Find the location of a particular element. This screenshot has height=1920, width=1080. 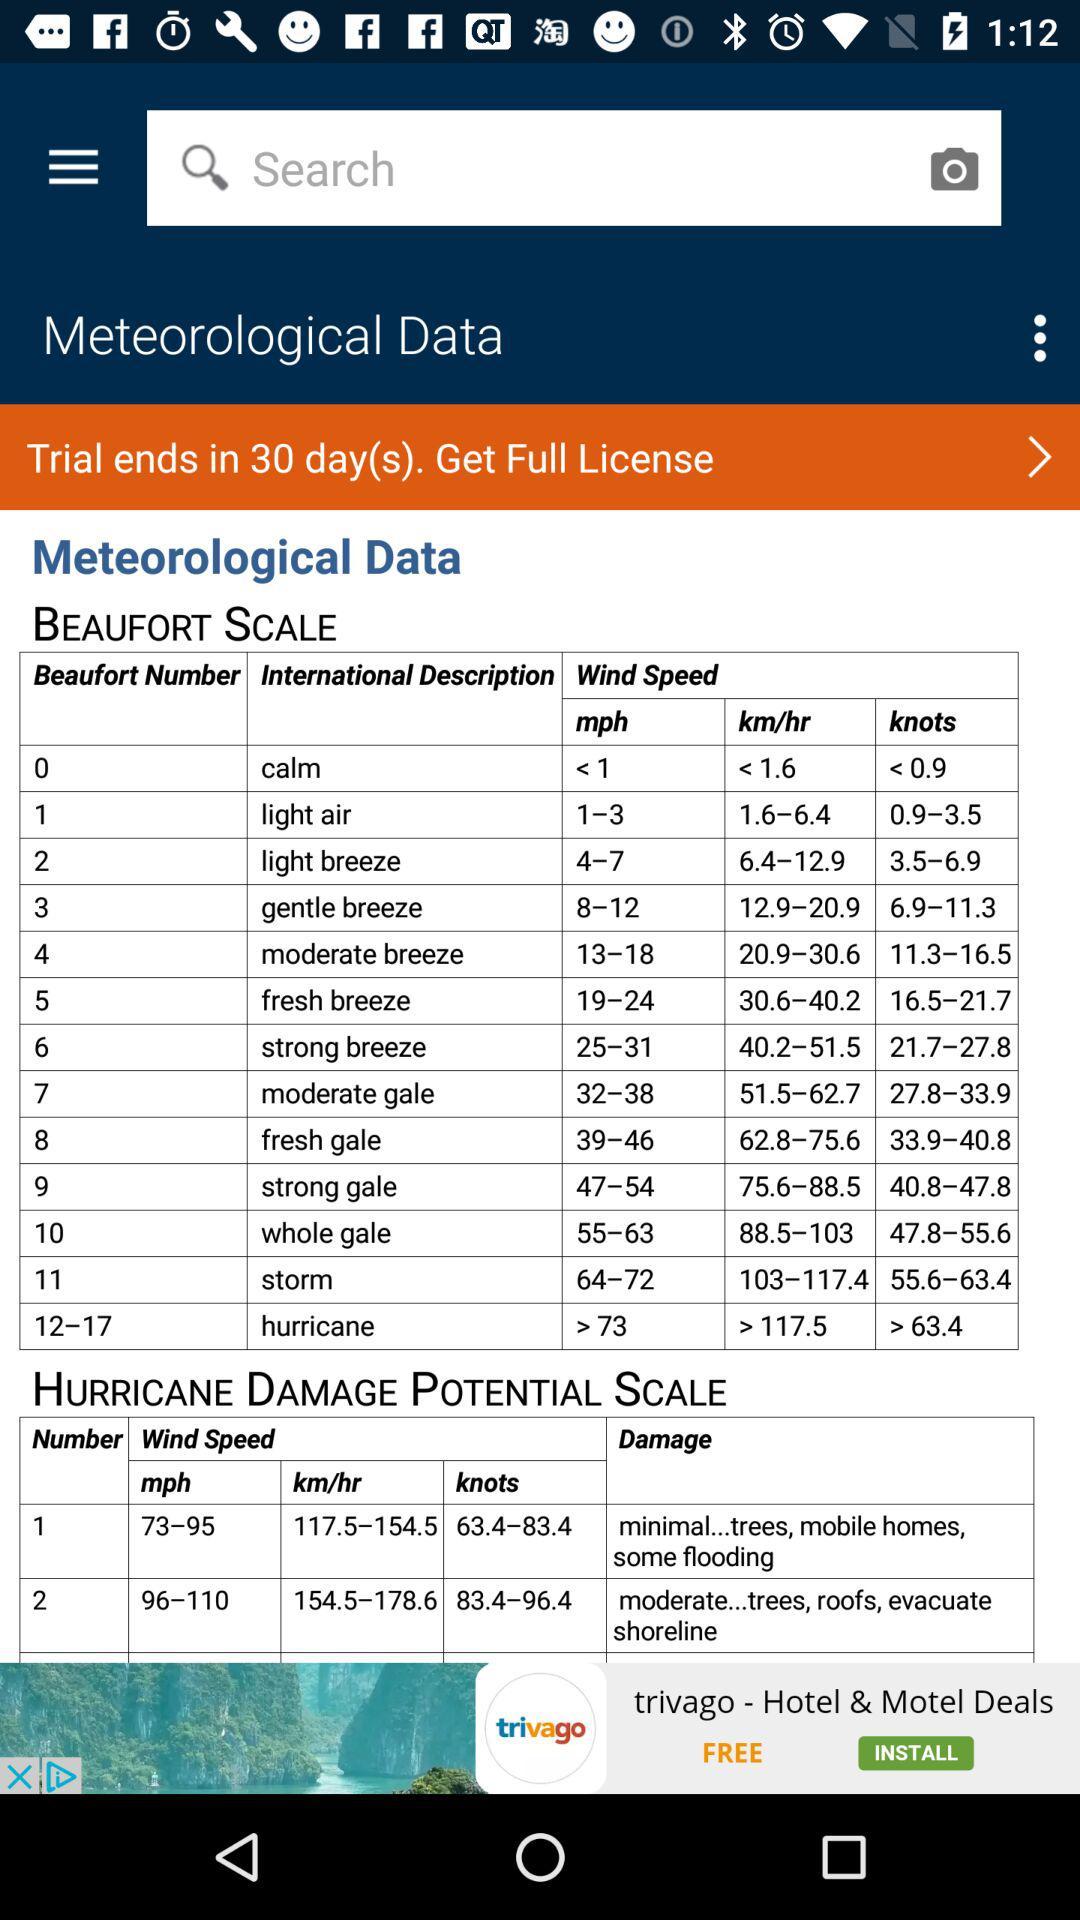

search with an image is located at coordinates (952, 168).